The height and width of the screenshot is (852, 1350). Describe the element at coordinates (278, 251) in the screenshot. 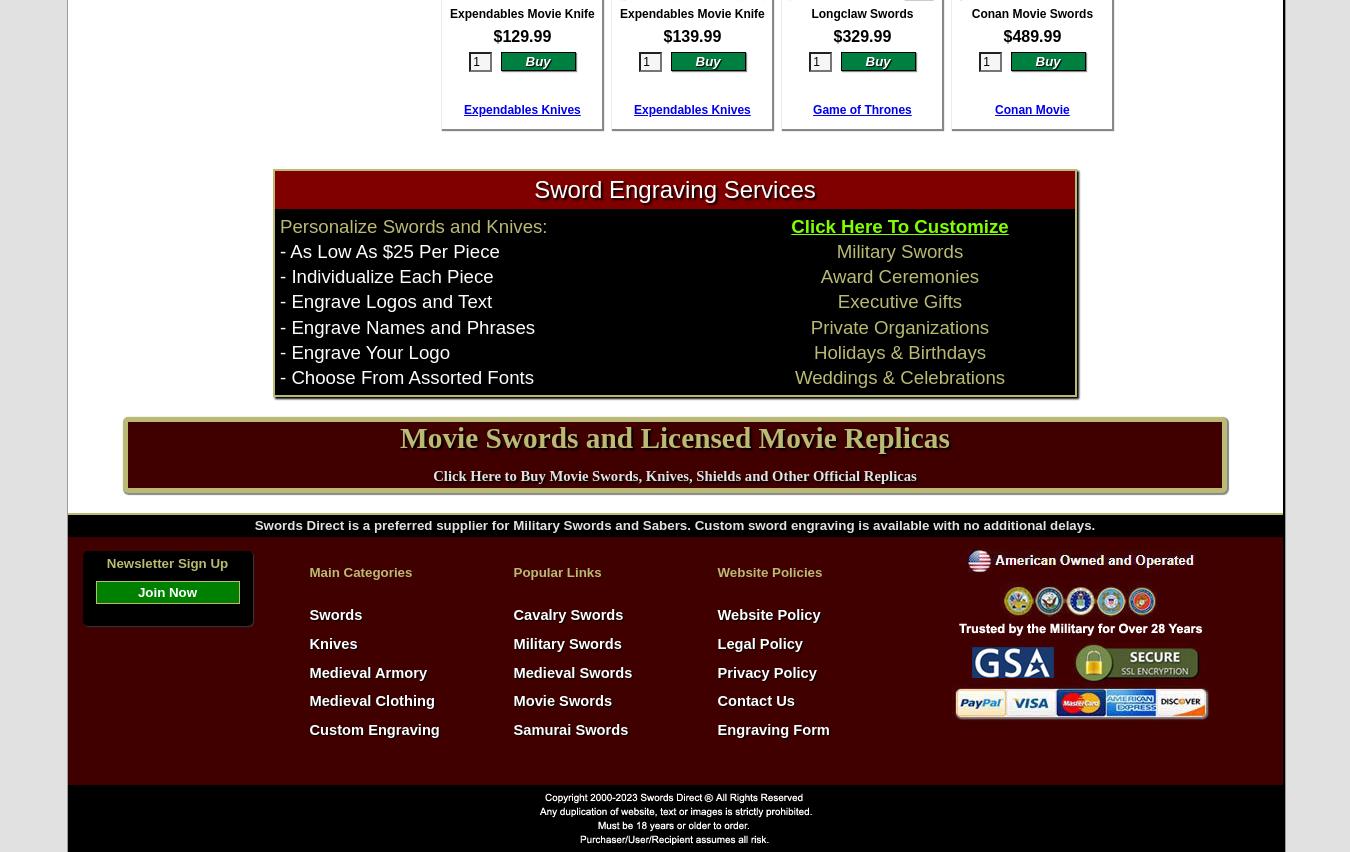

I see `'- As Low As $25 Per Piece'` at that location.